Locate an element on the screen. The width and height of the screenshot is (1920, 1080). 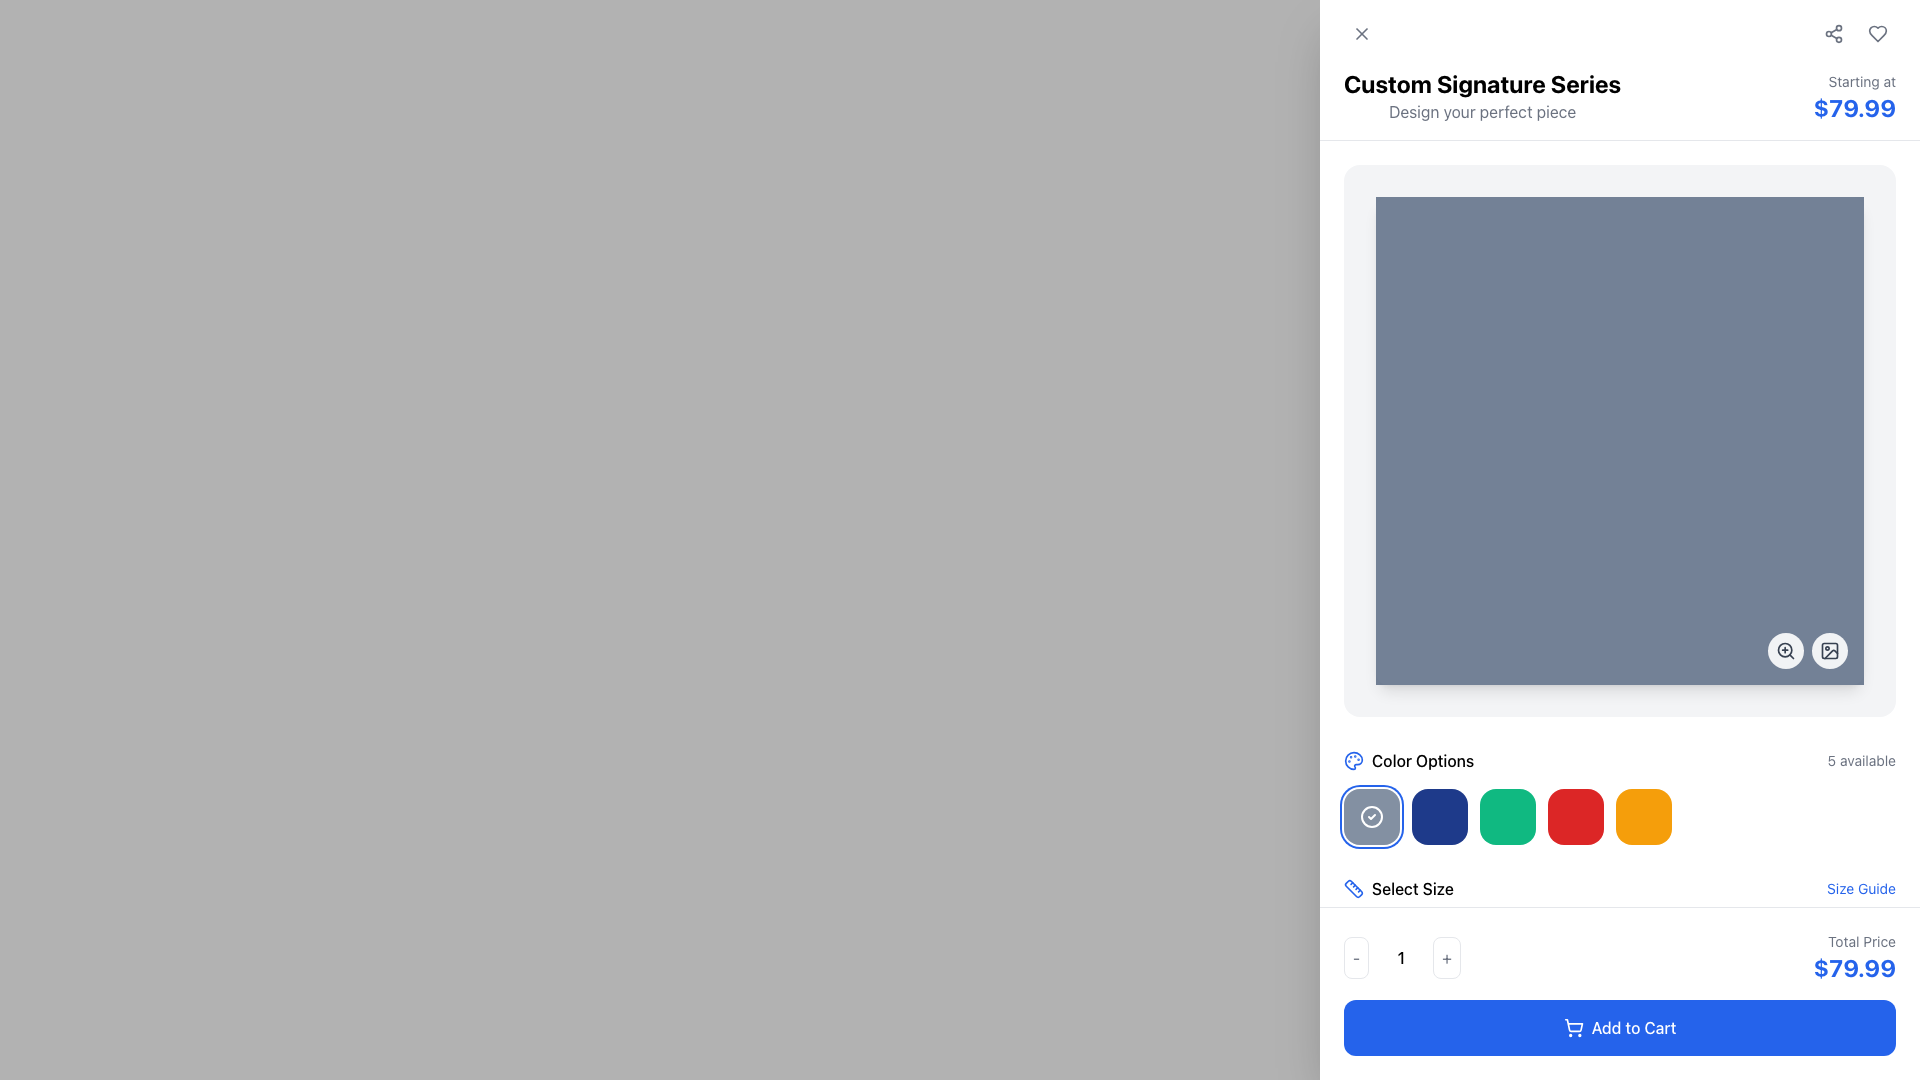
the 'Size Guide' text link in the lower-right corner of the 'Select Size' section to trigger the visual underline effect is located at coordinates (1860, 887).